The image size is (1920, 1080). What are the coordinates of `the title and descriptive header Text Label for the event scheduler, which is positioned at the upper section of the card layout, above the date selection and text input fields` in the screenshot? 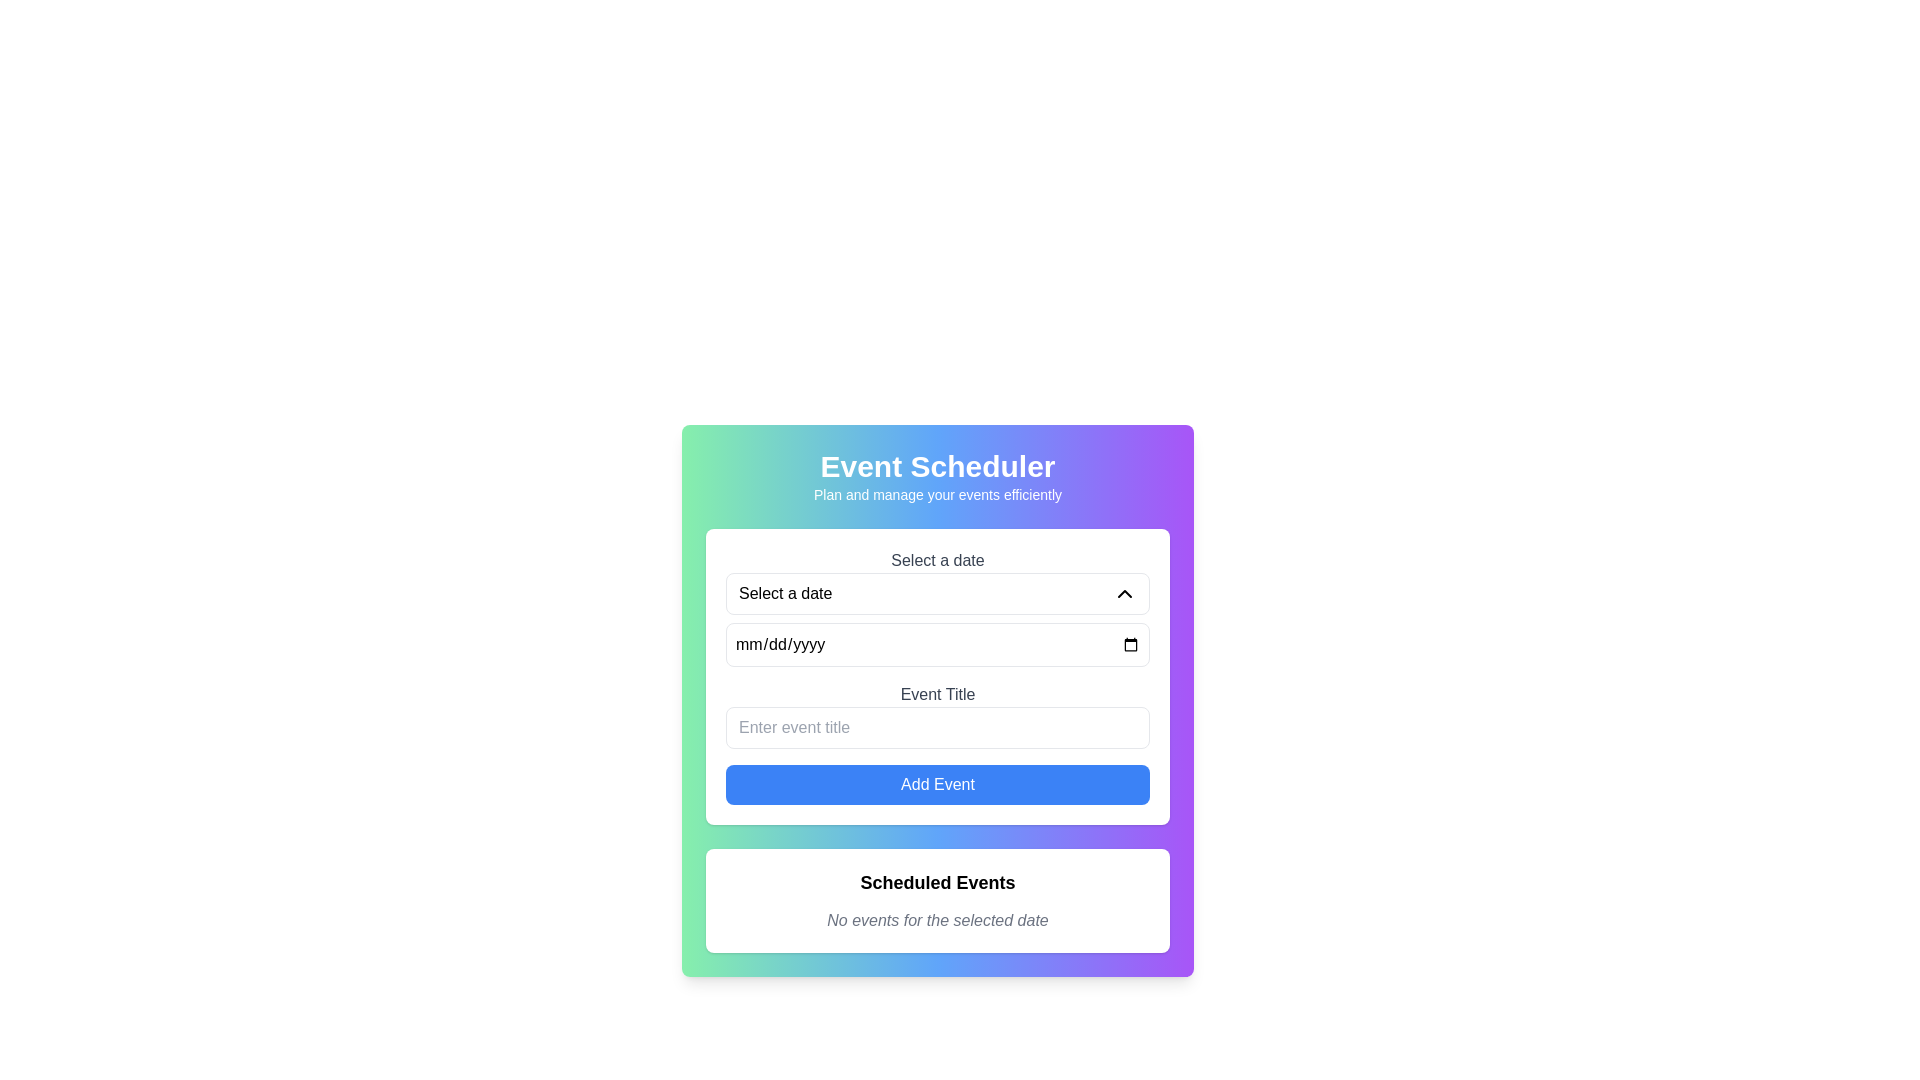 It's located at (936, 477).